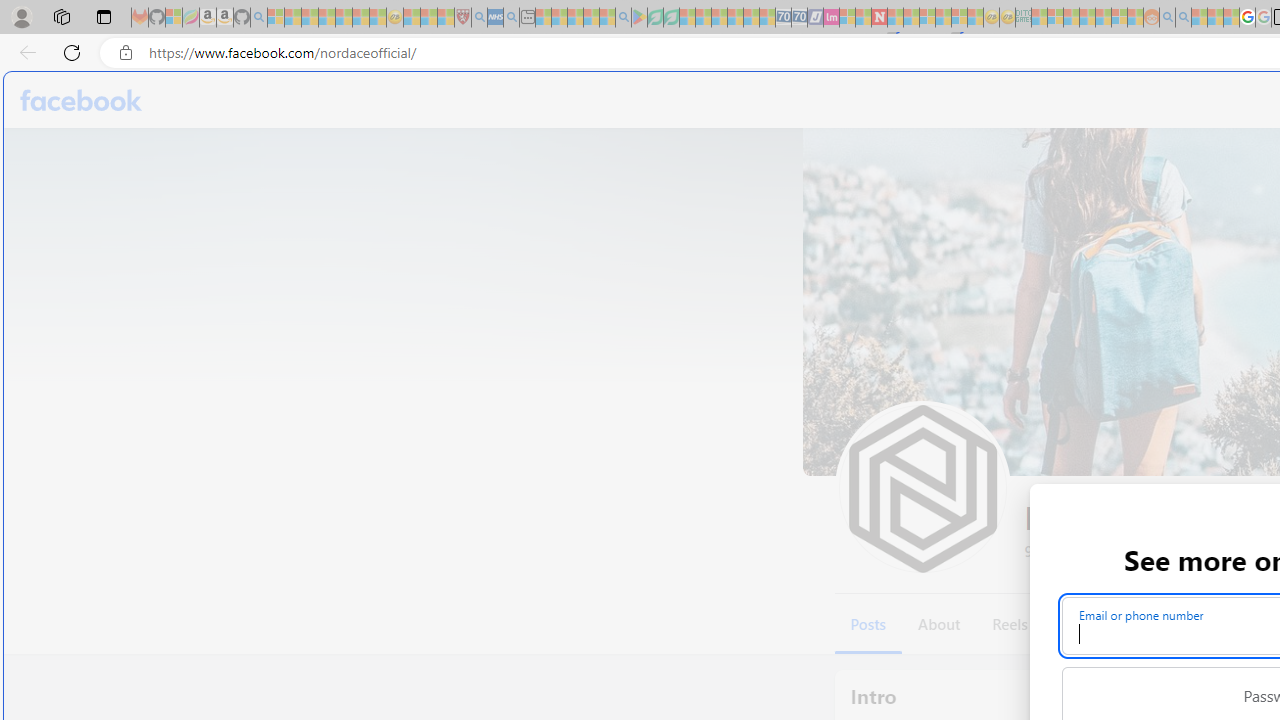 This screenshot has width=1280, height=720. What do you see at coordinates (445, 17) in the screenshot?
I see `'Local - MSN - Sleeping'` at bounding box center [445, 17].